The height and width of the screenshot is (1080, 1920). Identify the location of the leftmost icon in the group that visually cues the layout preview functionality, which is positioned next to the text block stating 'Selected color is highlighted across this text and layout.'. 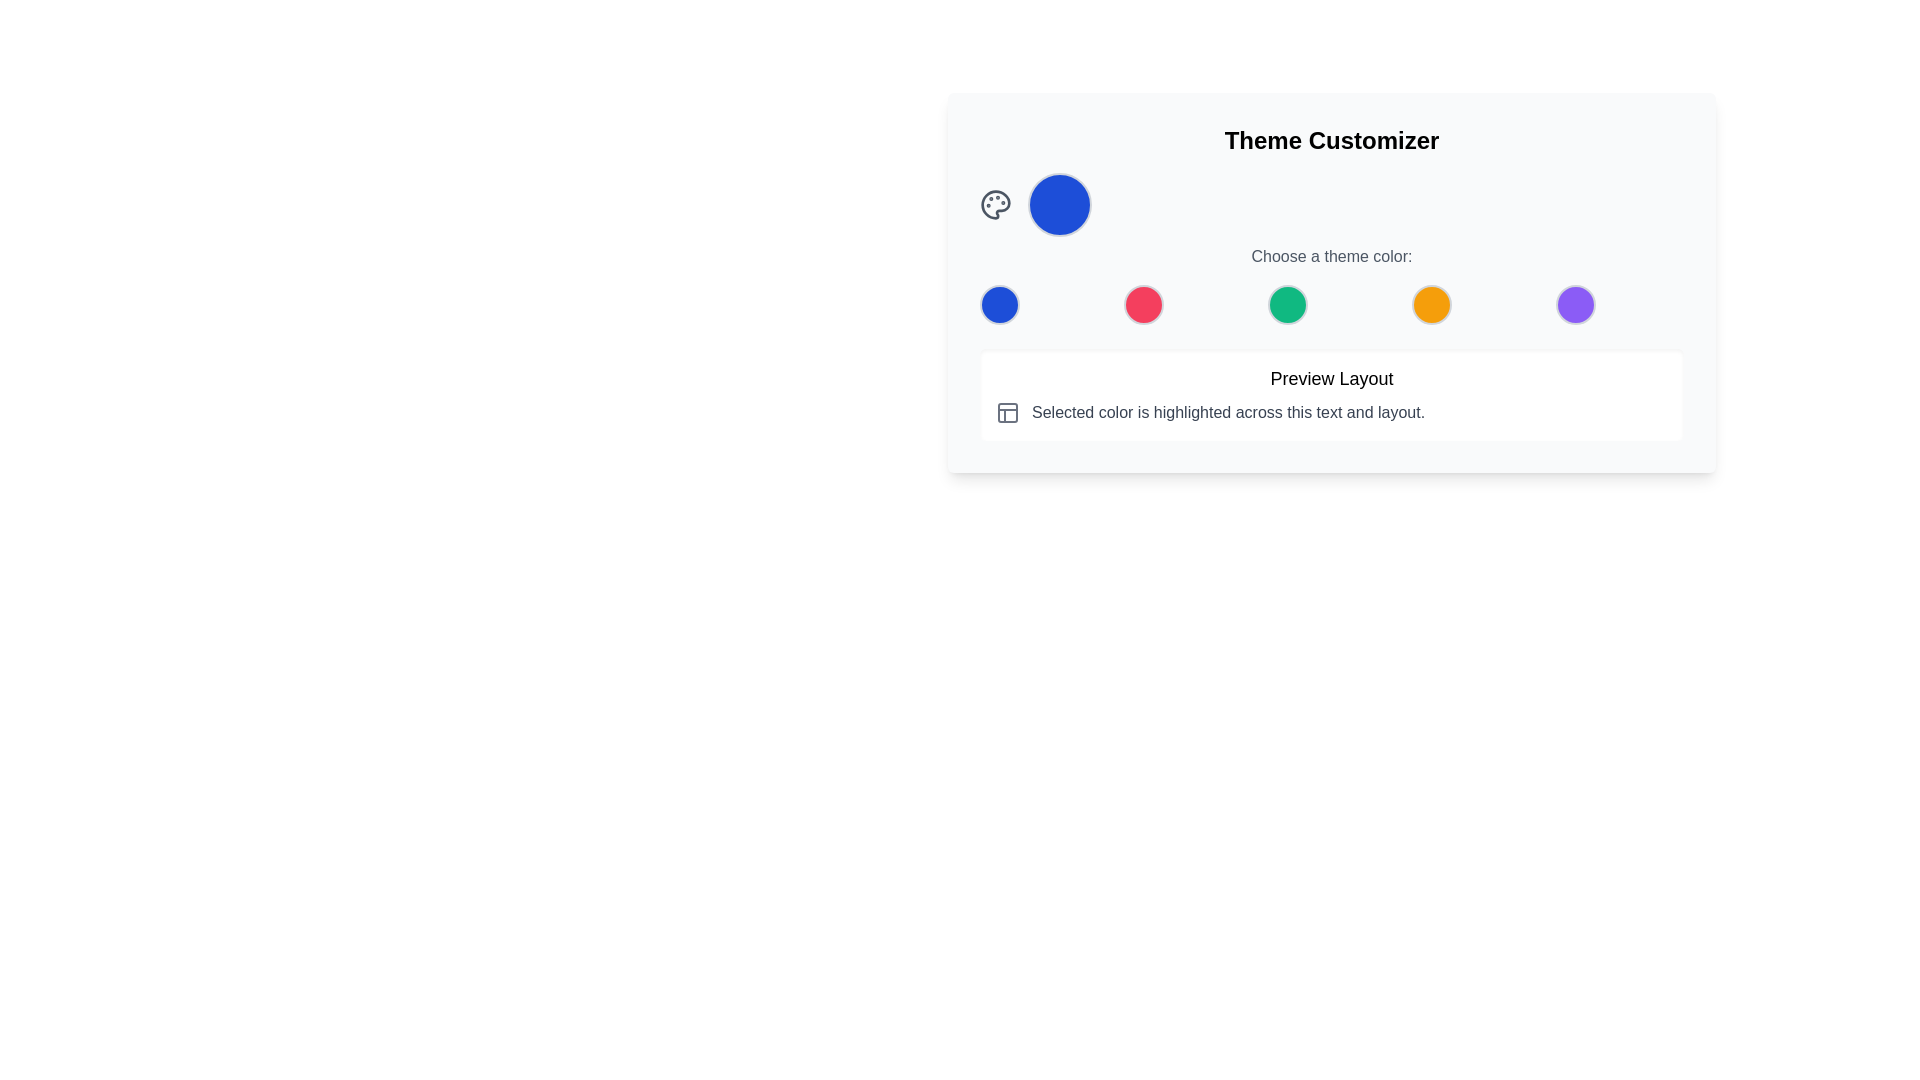
(1008, 411).